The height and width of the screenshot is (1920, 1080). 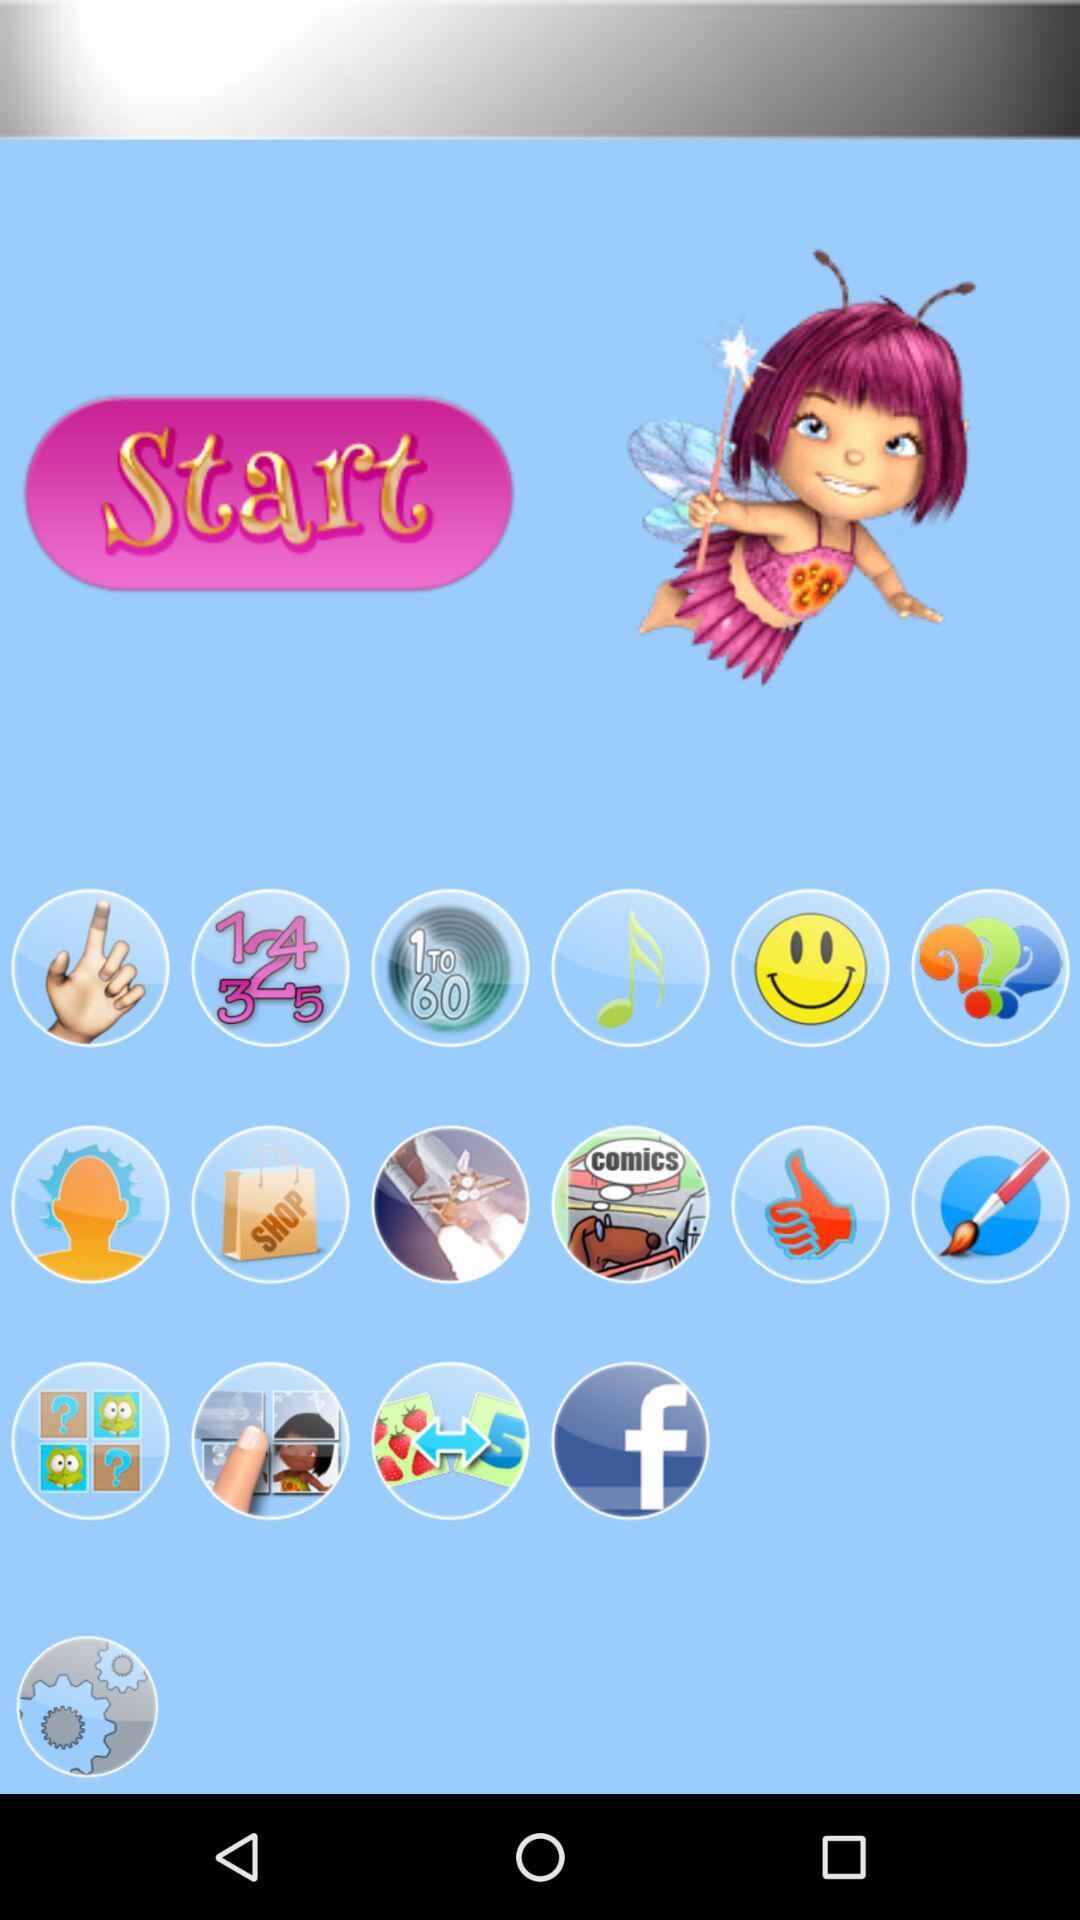 I want to click on the 2nd circular shaped image below the start button on the web page, so click(x=270, y=969).